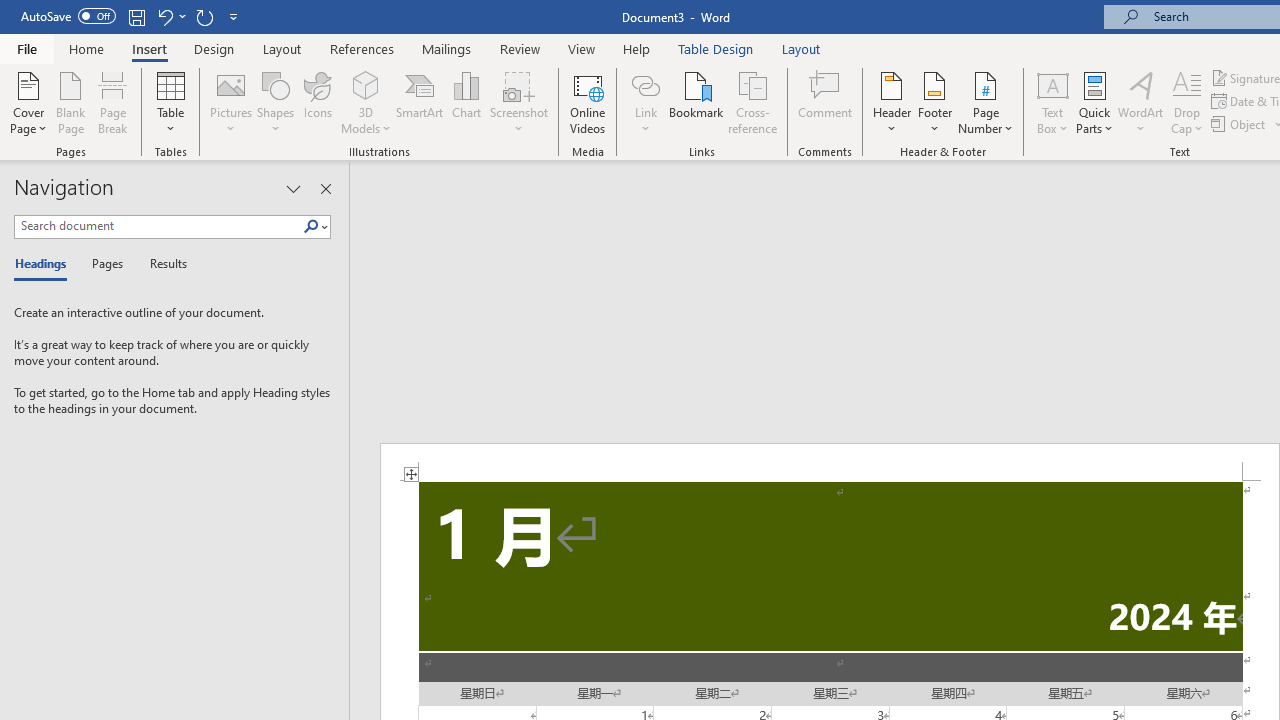 This screenshot has width=1280, height=720. What do you see at coordinates (325, 189) in the screenshot?
I see `'Close pane'` at bounding box center [325, 189].